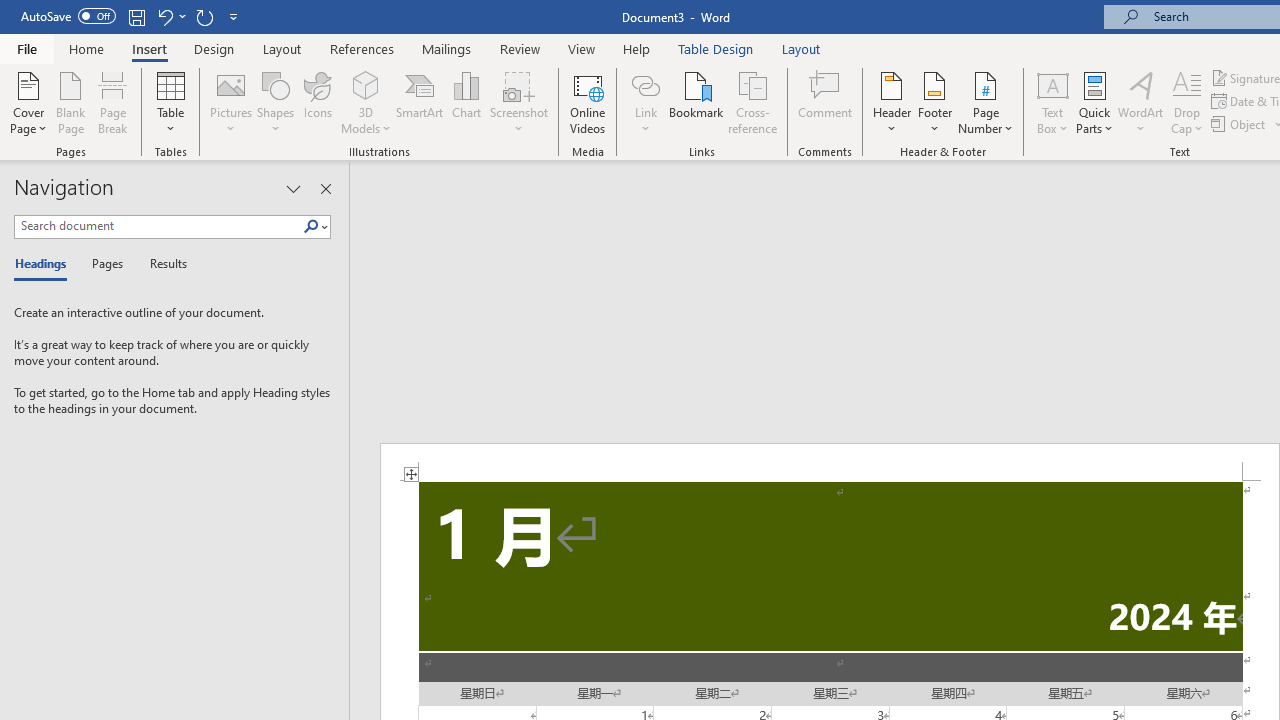 This screenshot has width=1280, height=720. What do you see at coordinates (325, 189) in the screenshot?
I see `'Close pane'` at bounding box center [325, 189].